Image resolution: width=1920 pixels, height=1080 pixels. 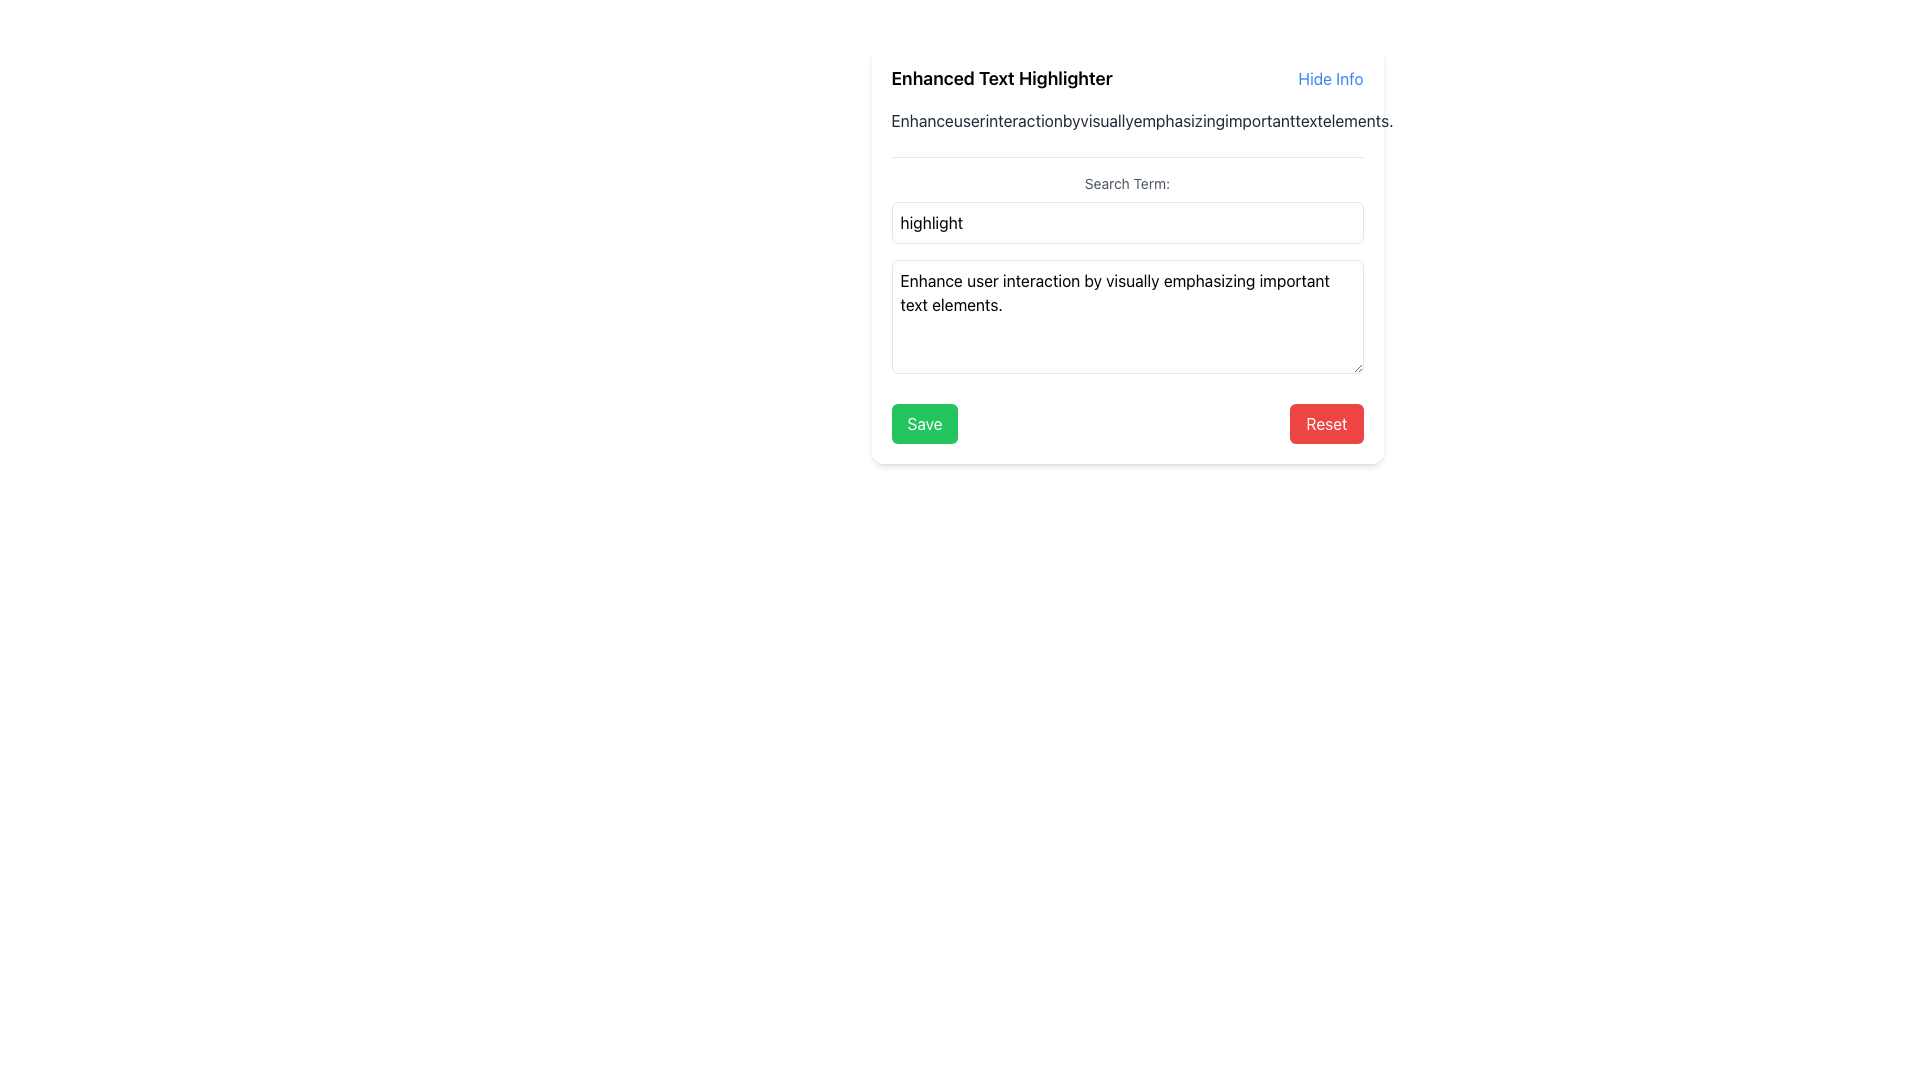 I want to click on emphasized text string 'Enhance' located at the top left region of the interface, so click(x=921, y=120).